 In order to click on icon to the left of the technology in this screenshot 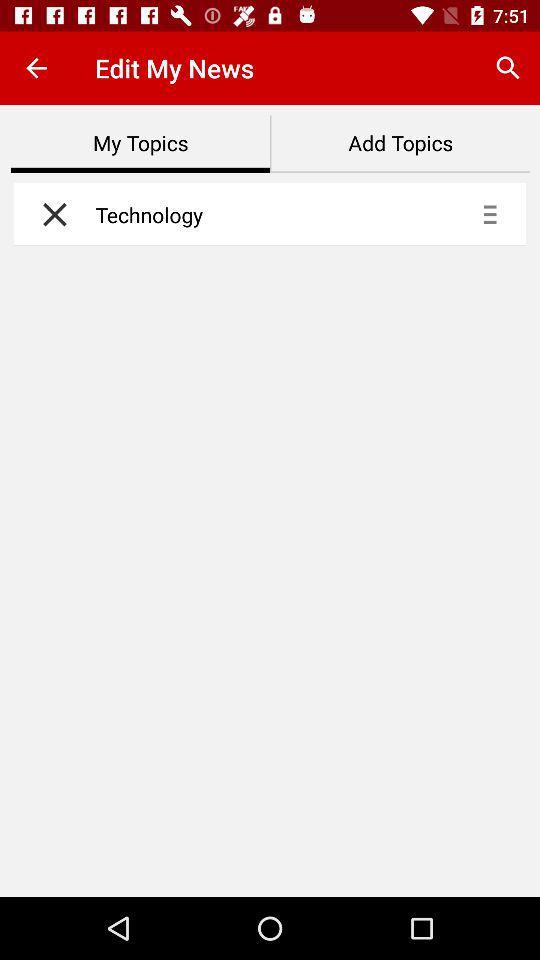, I will do `click(49, 214)`.